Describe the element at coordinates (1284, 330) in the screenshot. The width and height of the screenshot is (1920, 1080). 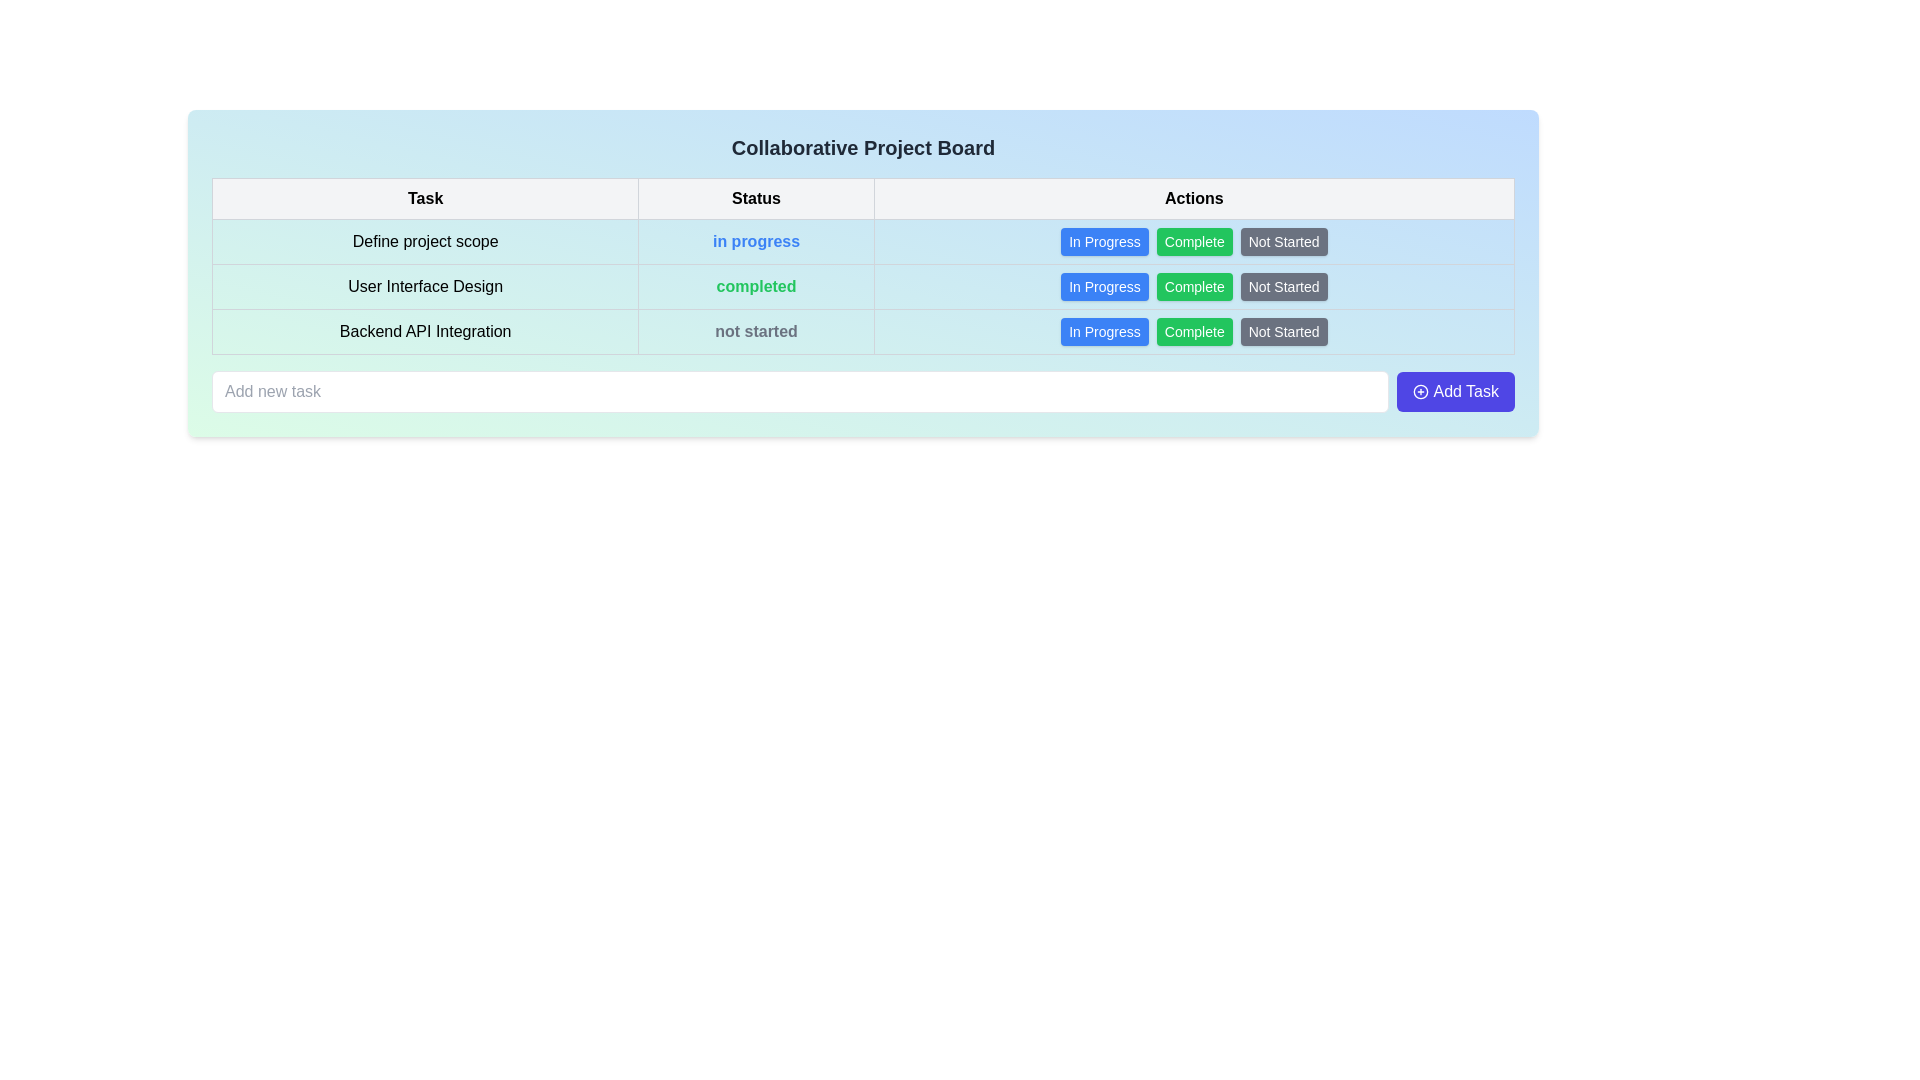
I see `the 'Not Started' button in the 'Actions' column of the third row` at that location.